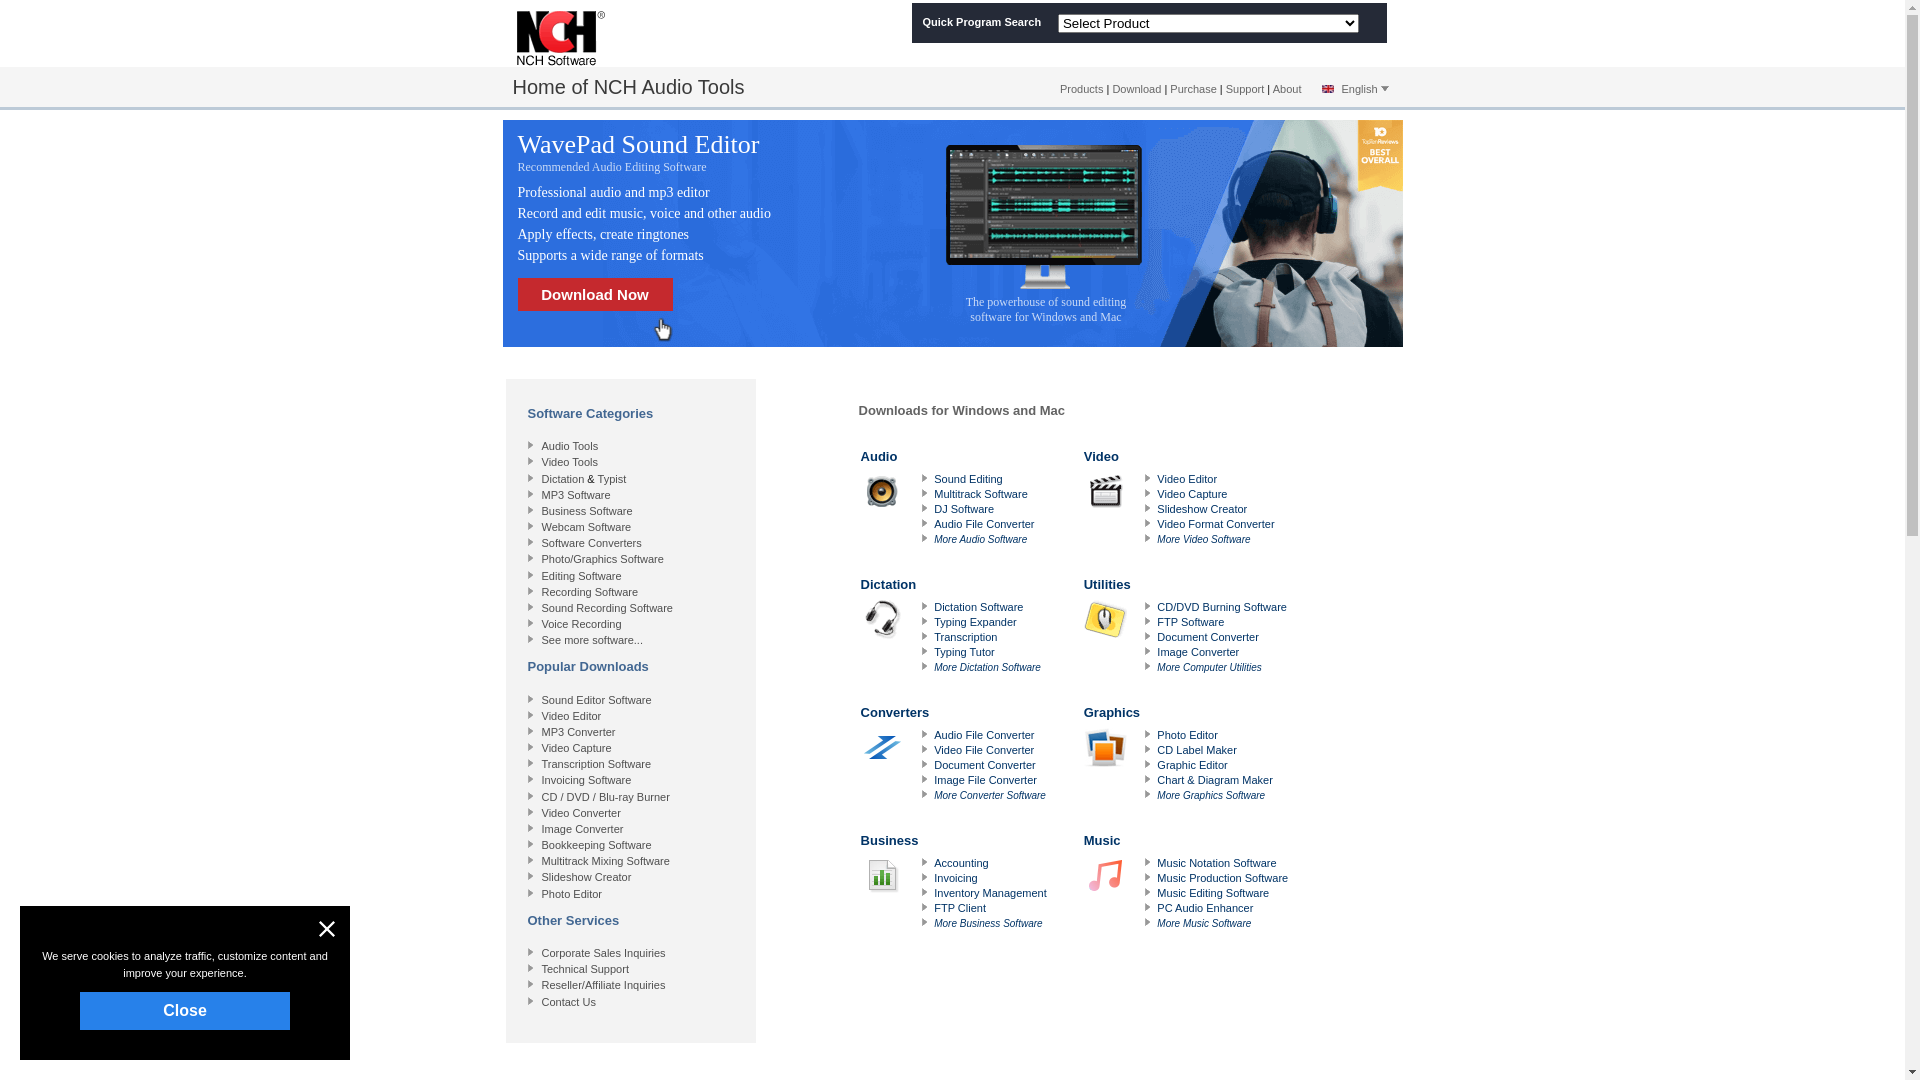 The height and width of the screenshot is (1080, 1920). Describe the element at coordinates (989, 794) in the screenshot. I see `'More Converter Software'` at that location.